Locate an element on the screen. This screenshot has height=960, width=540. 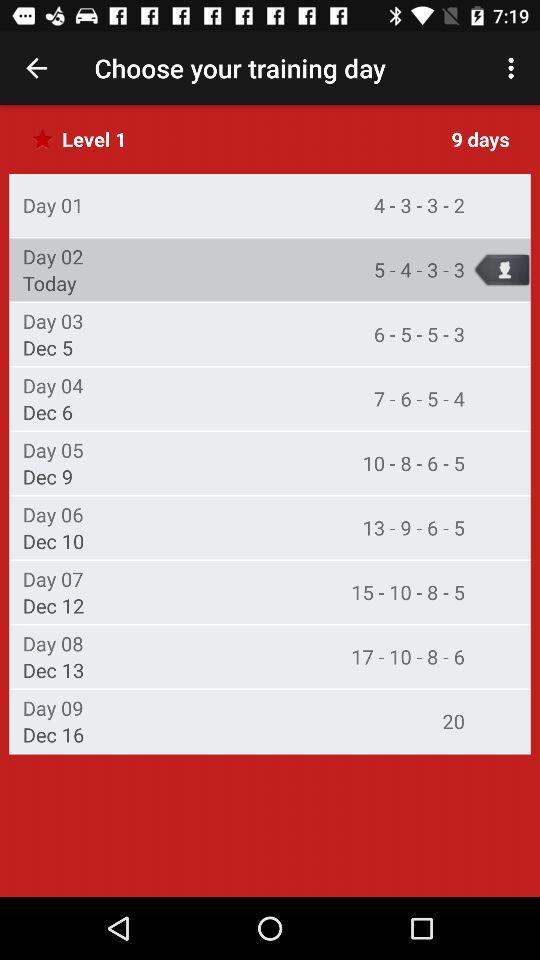
the day 07 item is located at coordinates (53, 579).